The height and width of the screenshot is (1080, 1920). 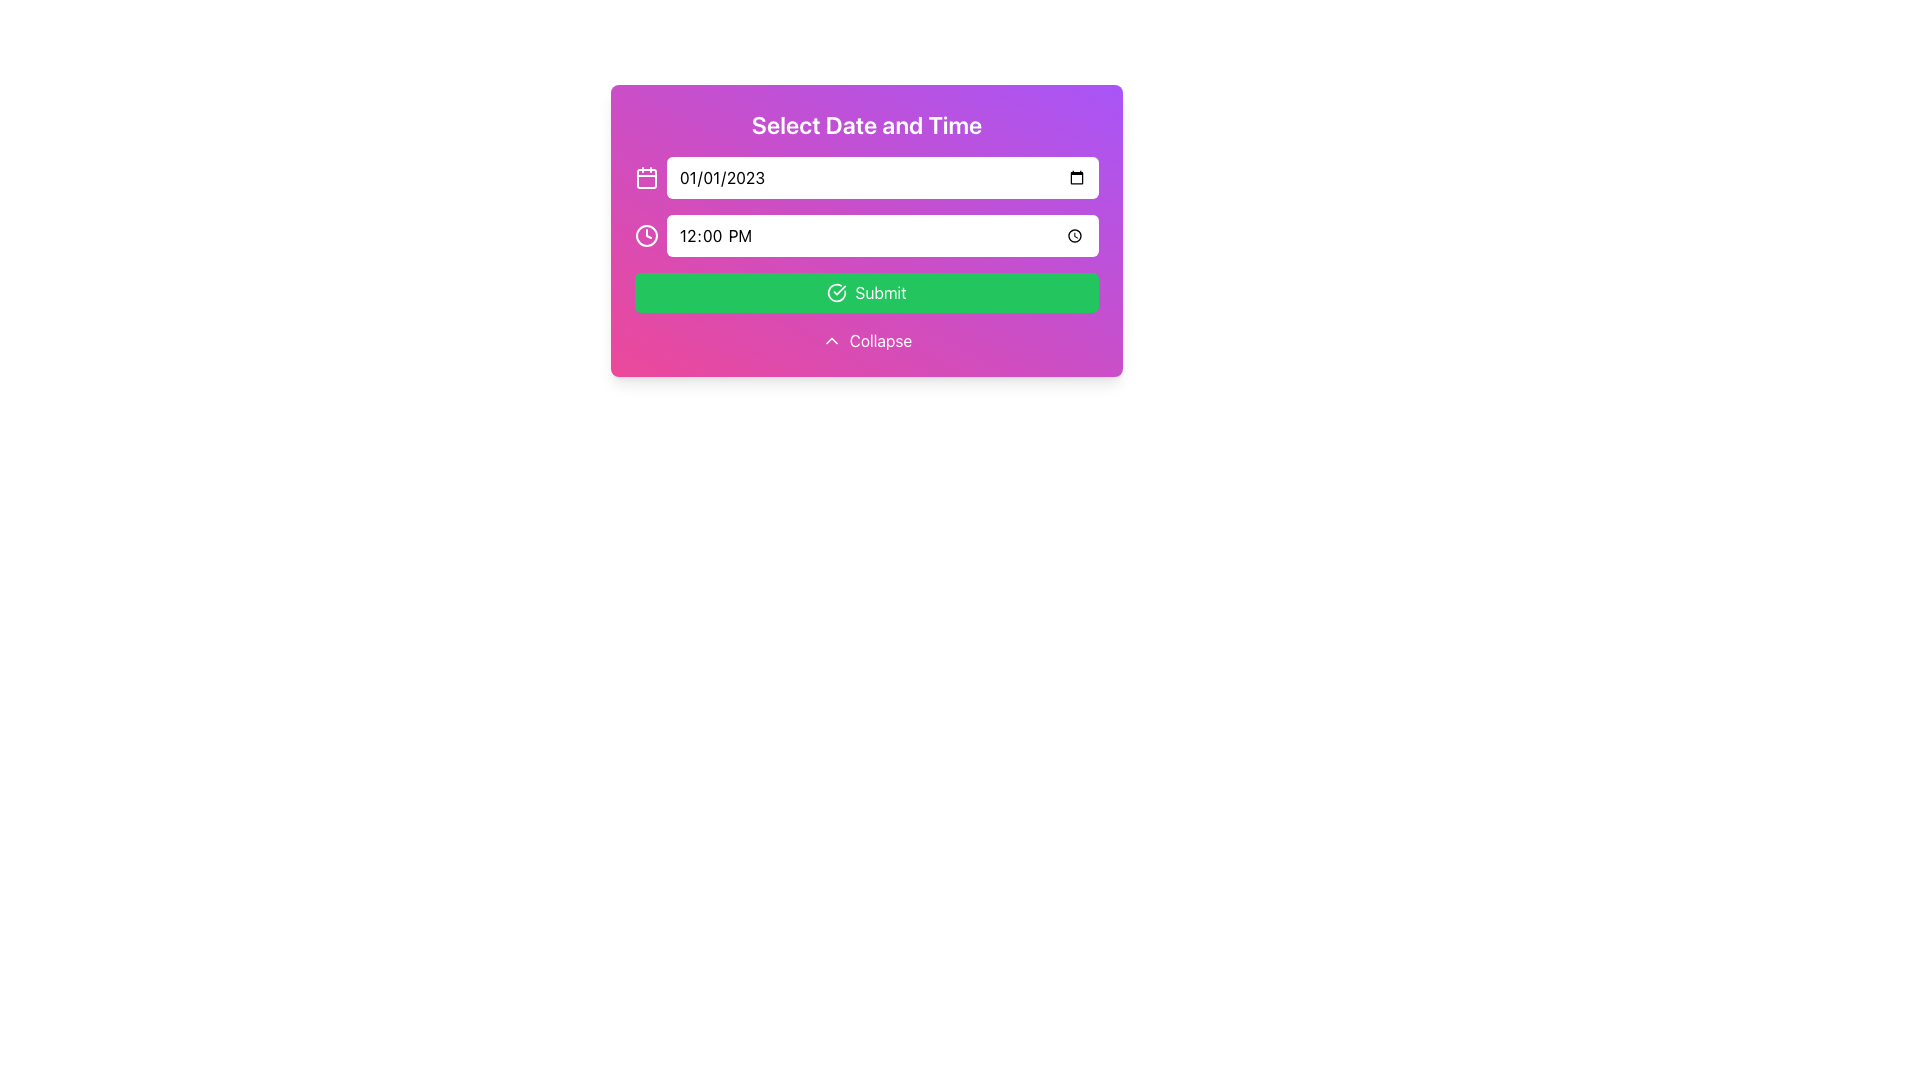 What do you see at coordinates (867, 124) in the screenshot?
I see `the Text Label that serves as a title or heading for the section, providing context about the contents and actions available within the section below` at bounding box center [867, 124].